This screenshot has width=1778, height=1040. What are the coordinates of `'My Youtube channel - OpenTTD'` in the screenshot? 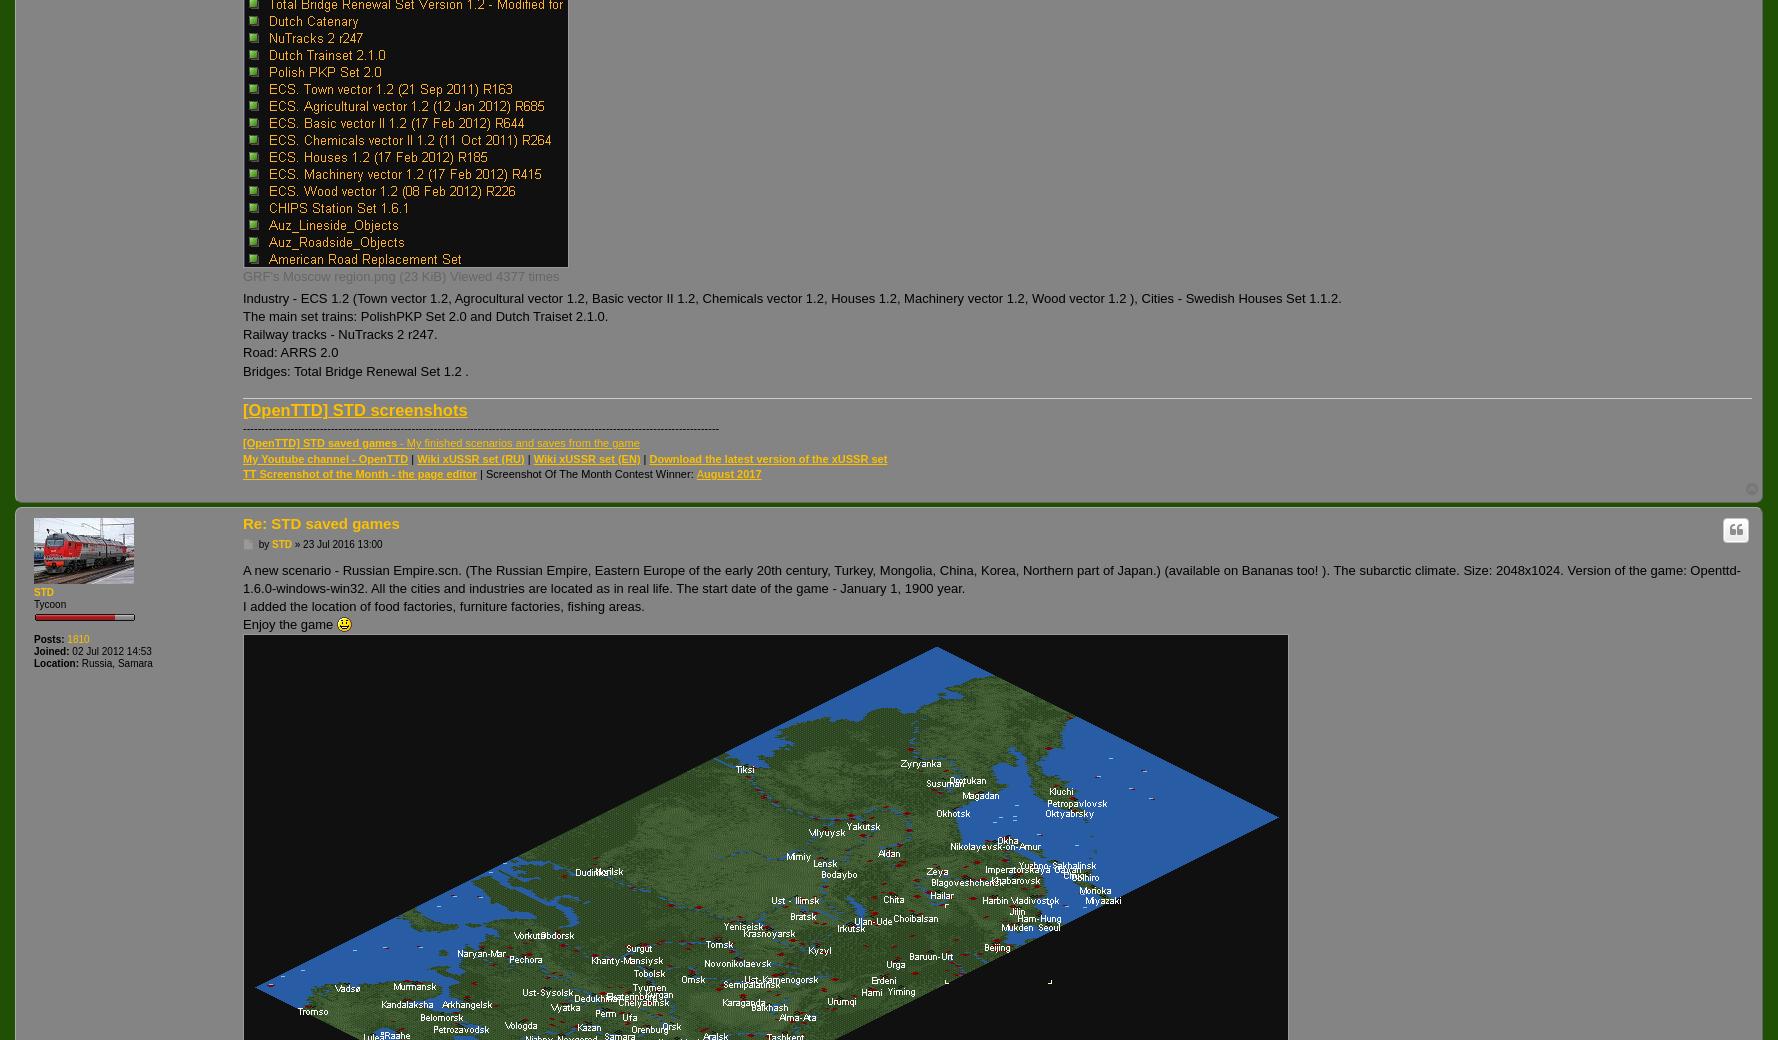 It's located at (324, 458).